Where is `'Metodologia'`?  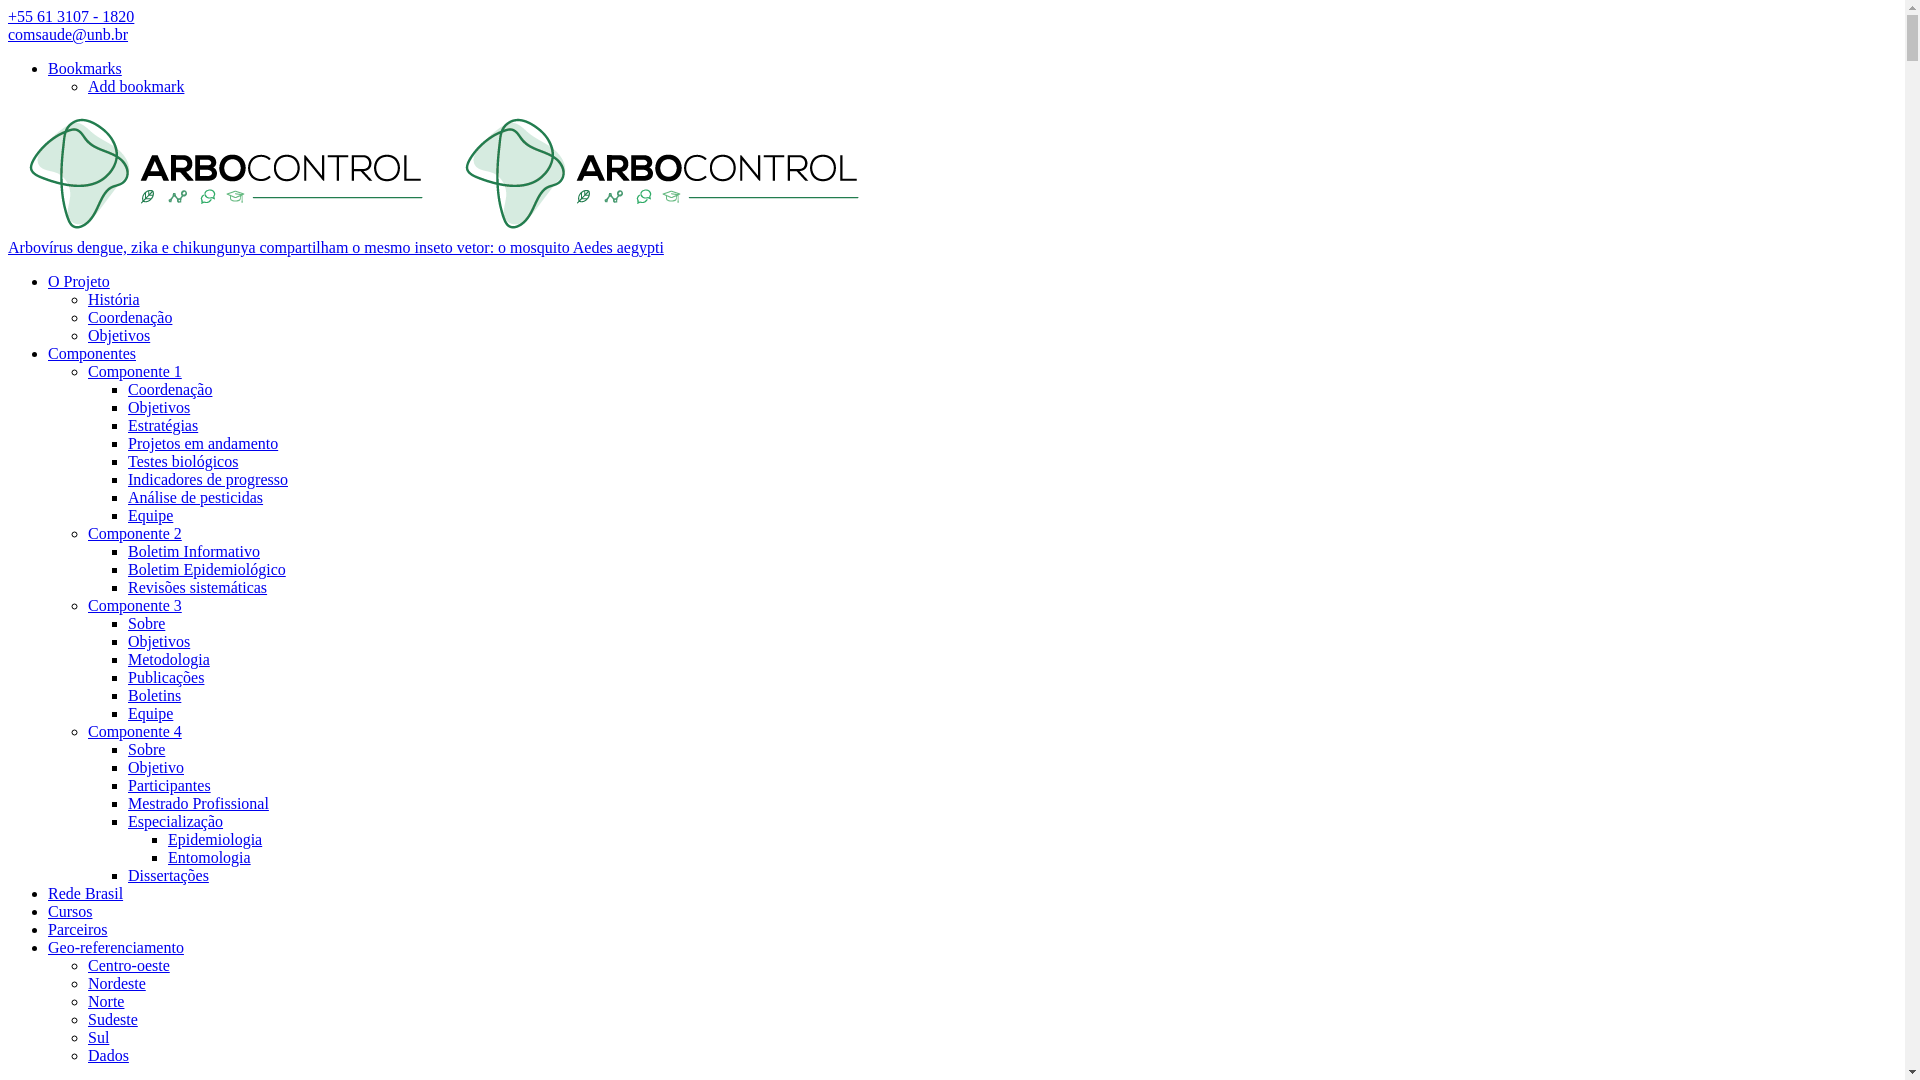 'Metodologia' is located at coordinates (168, 659).